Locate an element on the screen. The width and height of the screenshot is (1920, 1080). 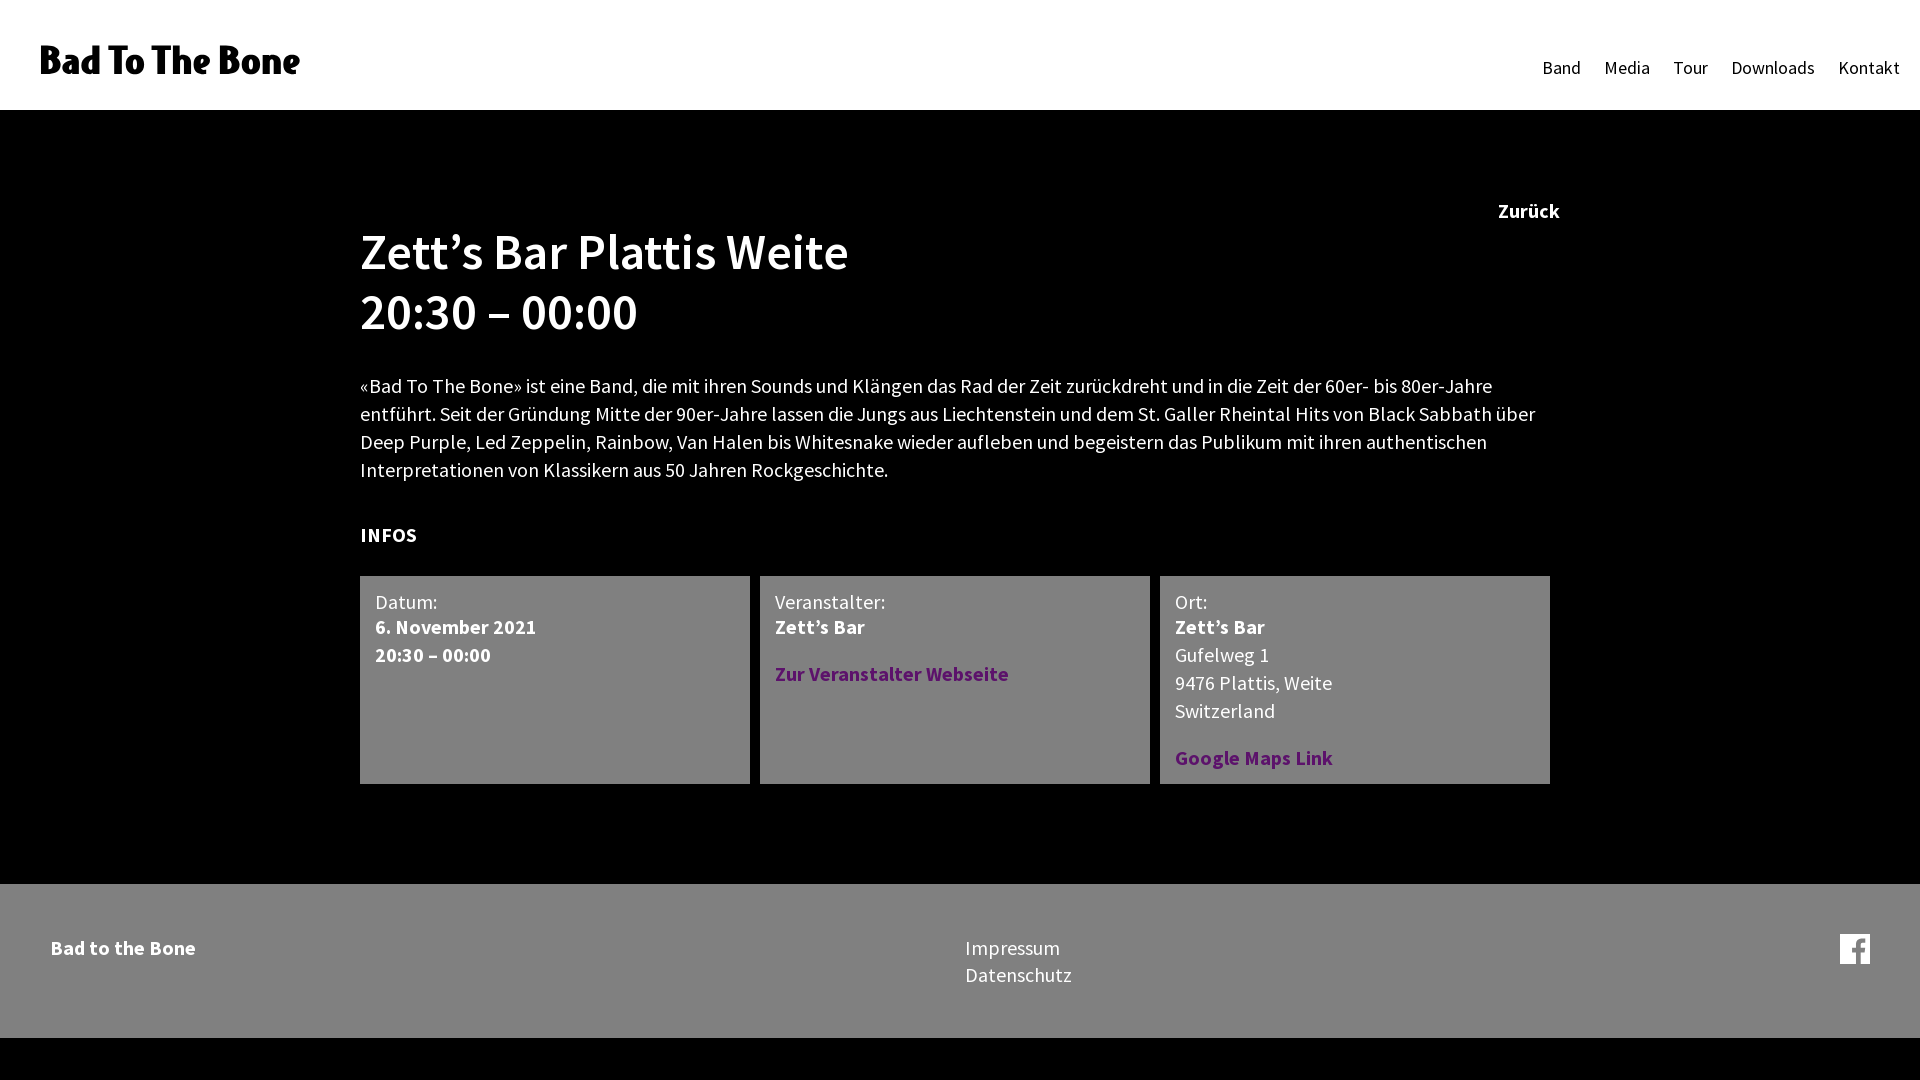
'Datenschutz' is located at coordinates (1017, 973).